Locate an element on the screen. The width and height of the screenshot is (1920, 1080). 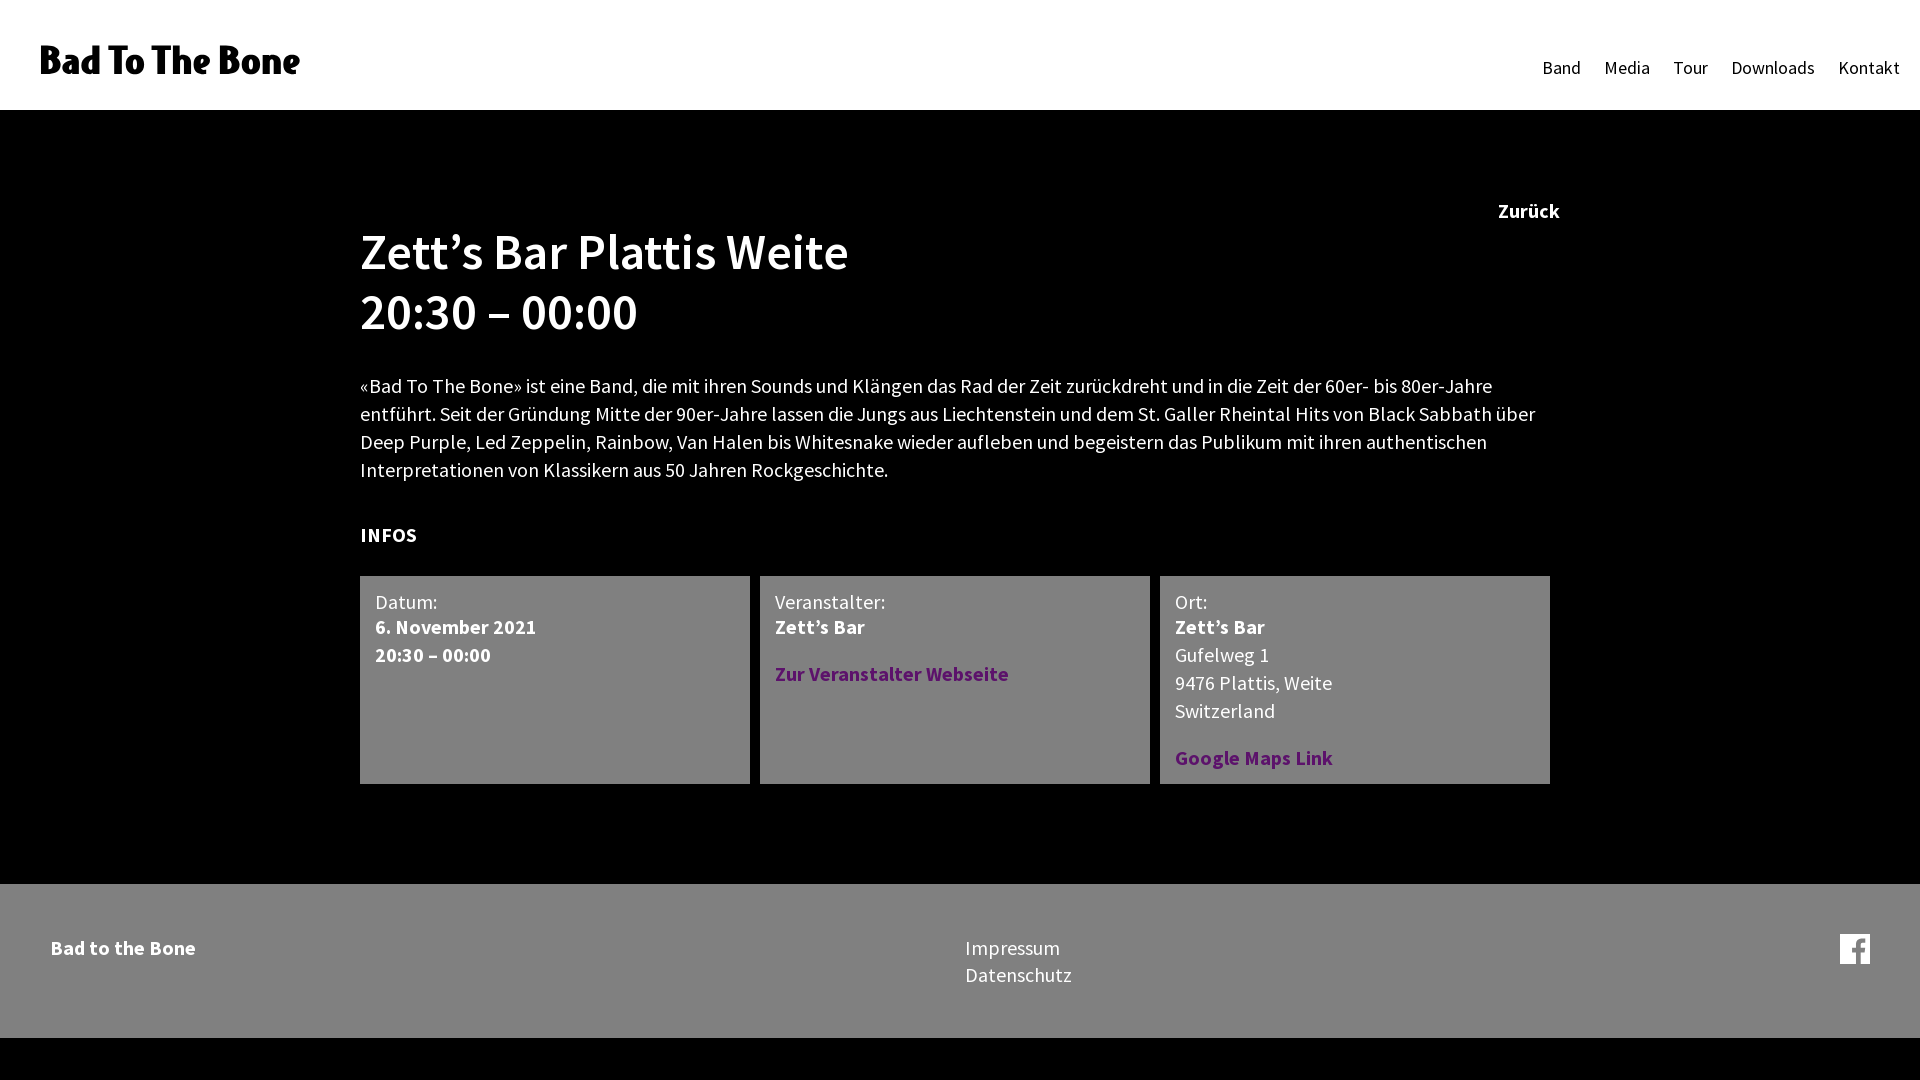
'Datenschutz' is located at coordinates (1017, 973).